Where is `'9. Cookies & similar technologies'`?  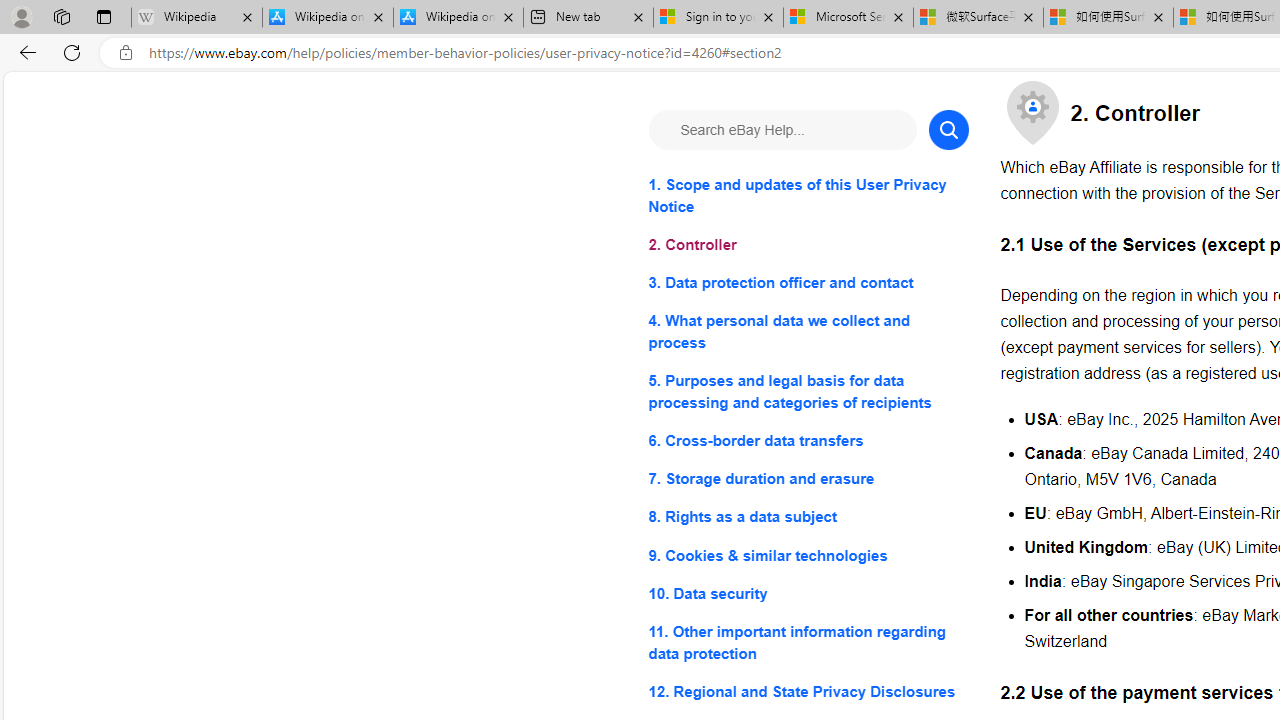
'9. Cookies & similar technologies' is located at coordinates (808, 555).